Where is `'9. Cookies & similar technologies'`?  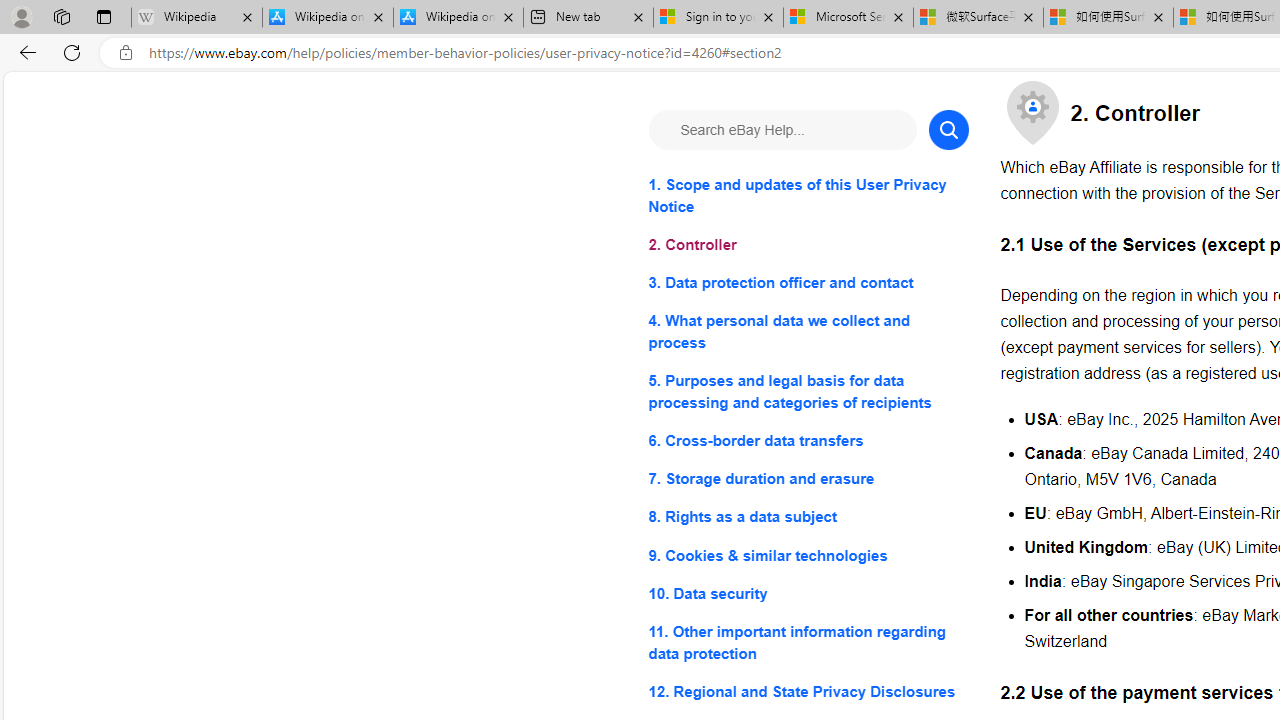
'9. Cookies & similar technologies' is located at coordinates (808, 555).